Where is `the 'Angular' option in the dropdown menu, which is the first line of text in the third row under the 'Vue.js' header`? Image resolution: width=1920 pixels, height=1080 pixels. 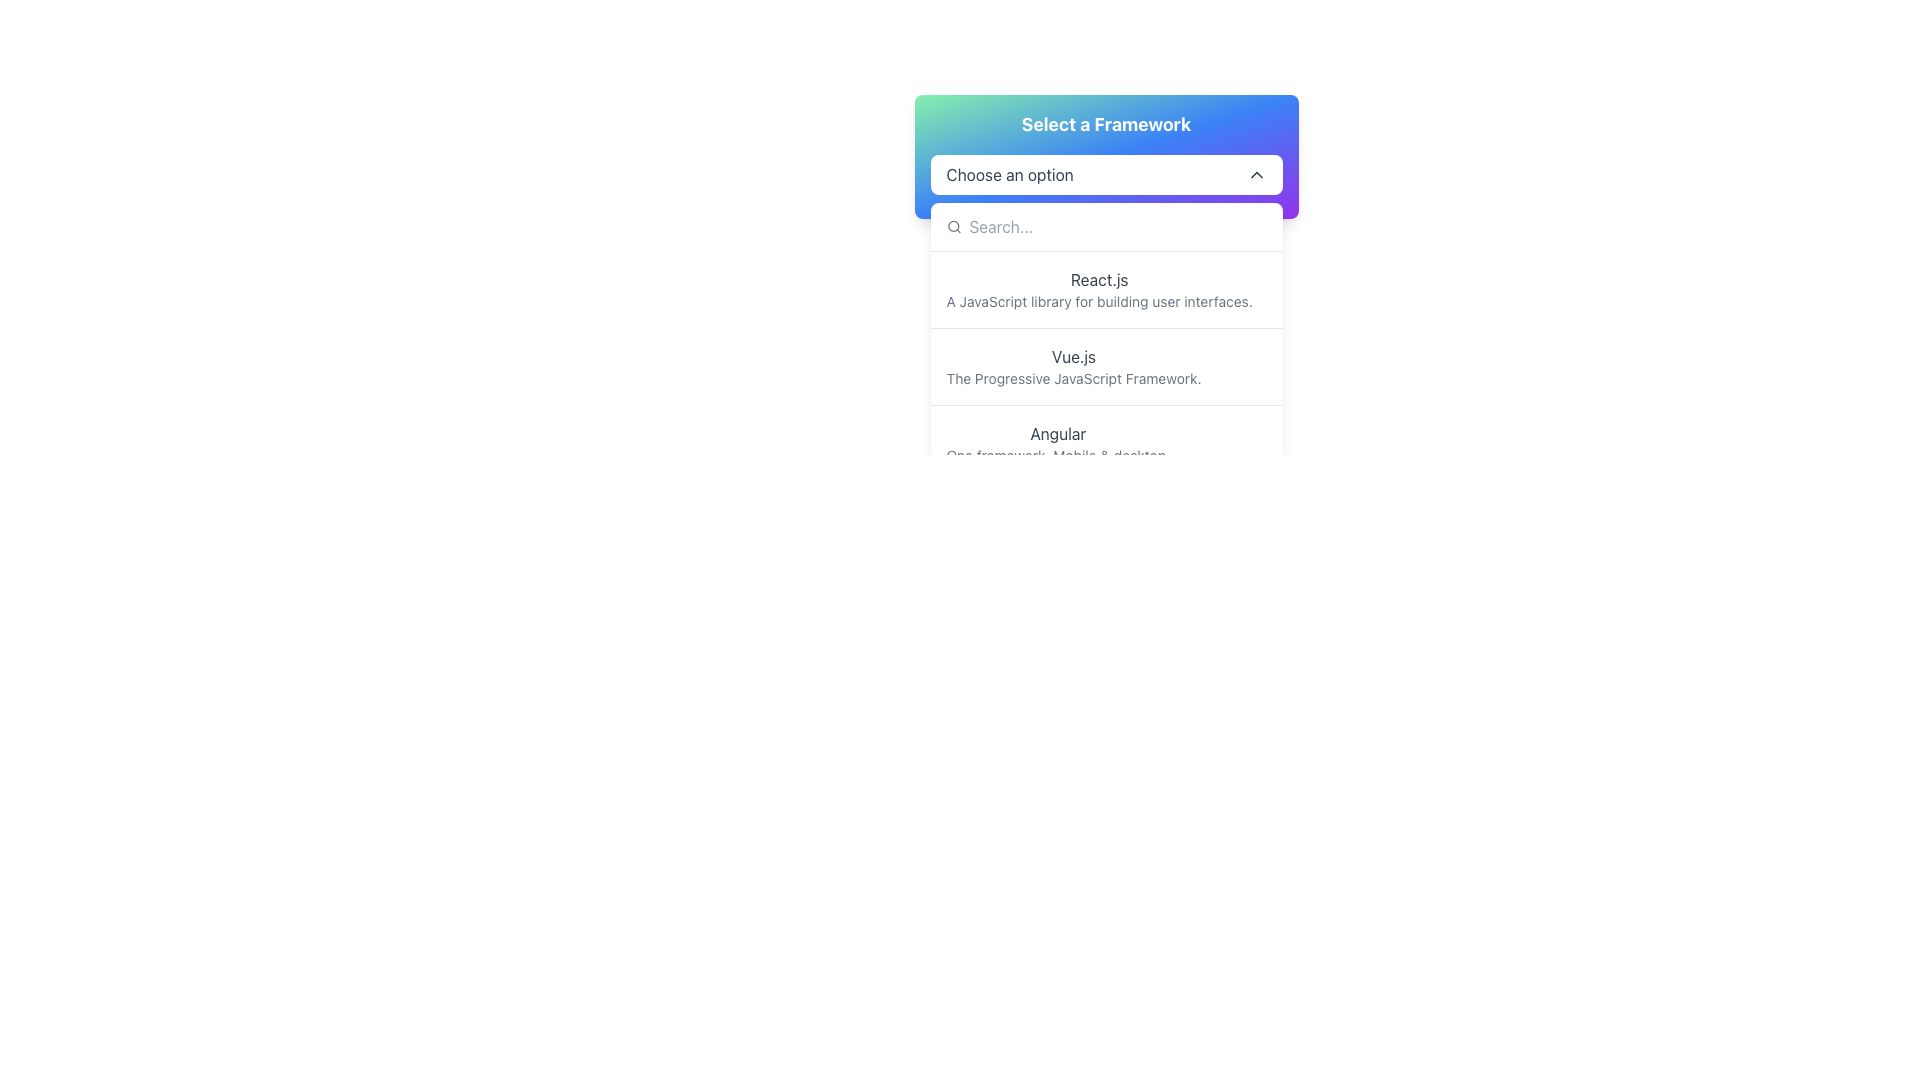 the 'Angular' option in the dropdown menu, which is the first line of text in the third row under the 'Vue.js' header is located at coordinates (1057, 433).